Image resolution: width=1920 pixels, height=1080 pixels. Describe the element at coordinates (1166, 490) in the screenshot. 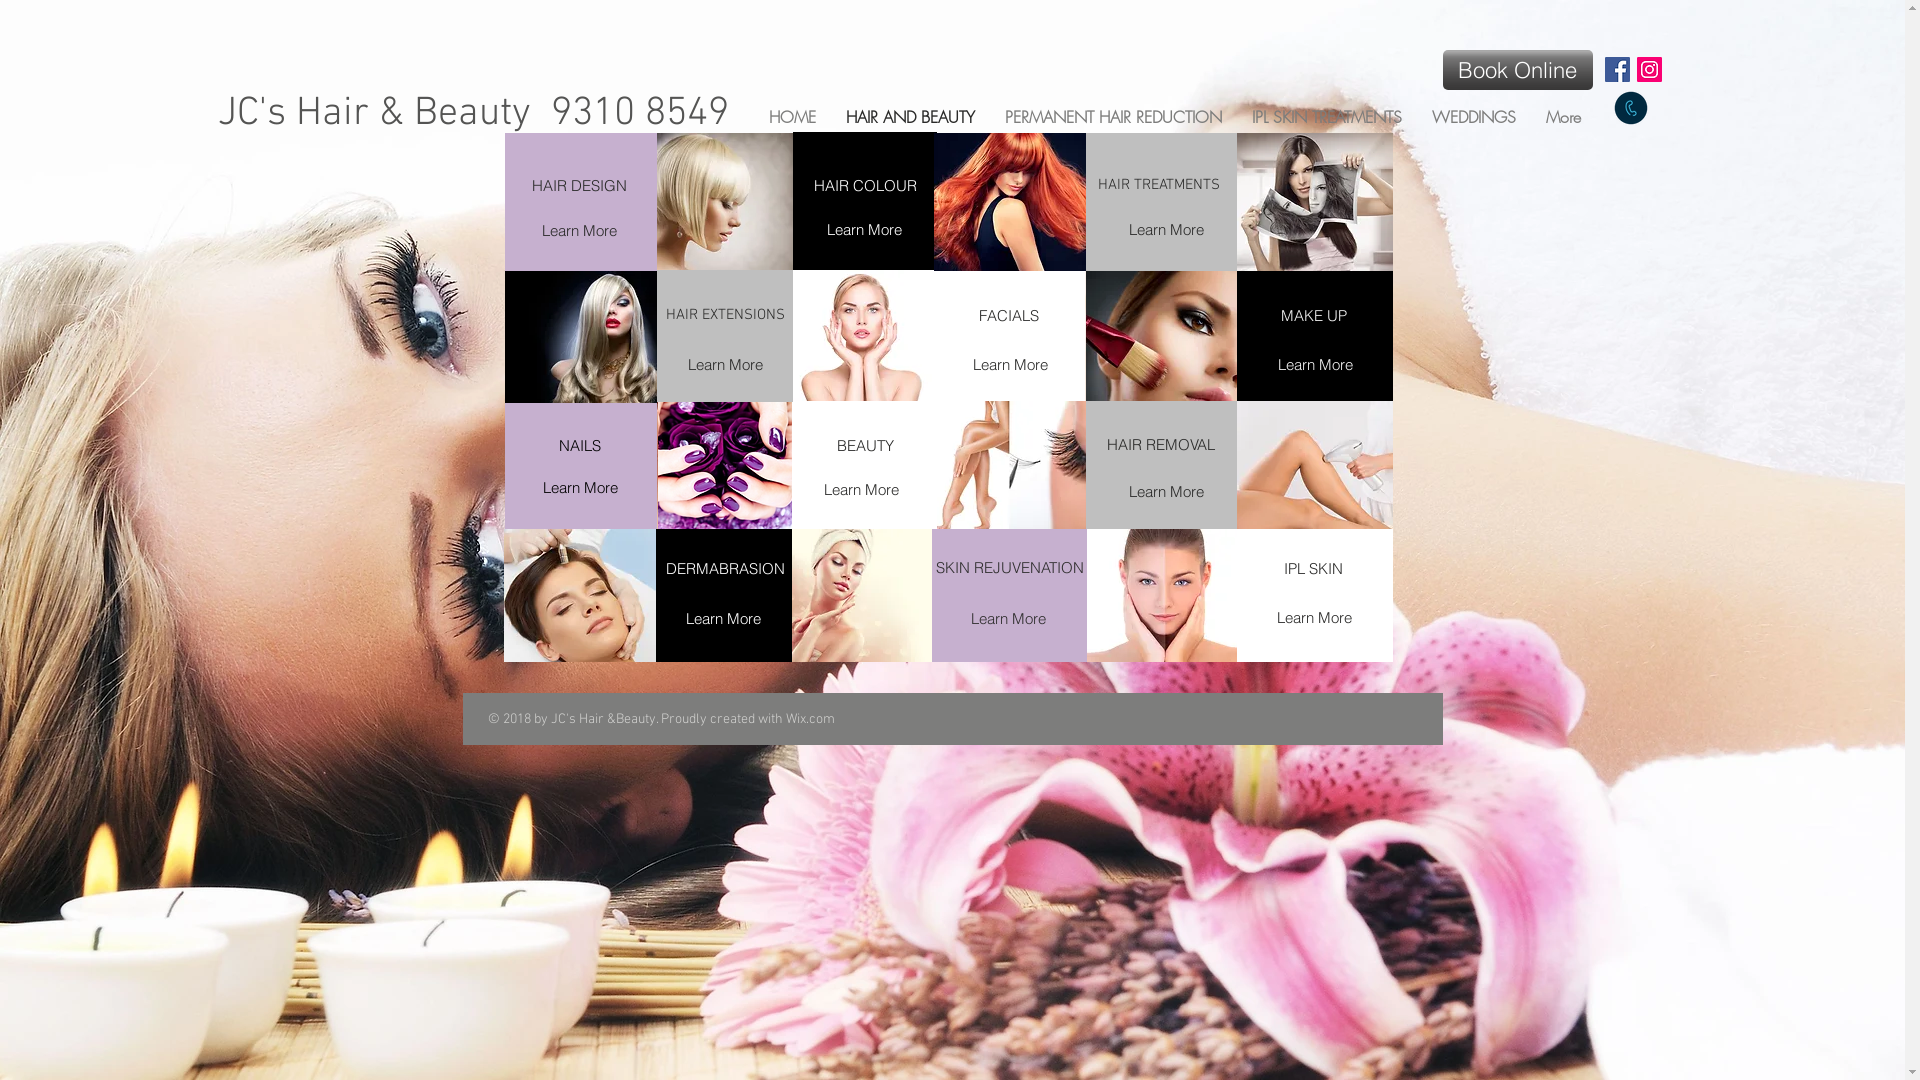

I see `'Learn More'` at that location.